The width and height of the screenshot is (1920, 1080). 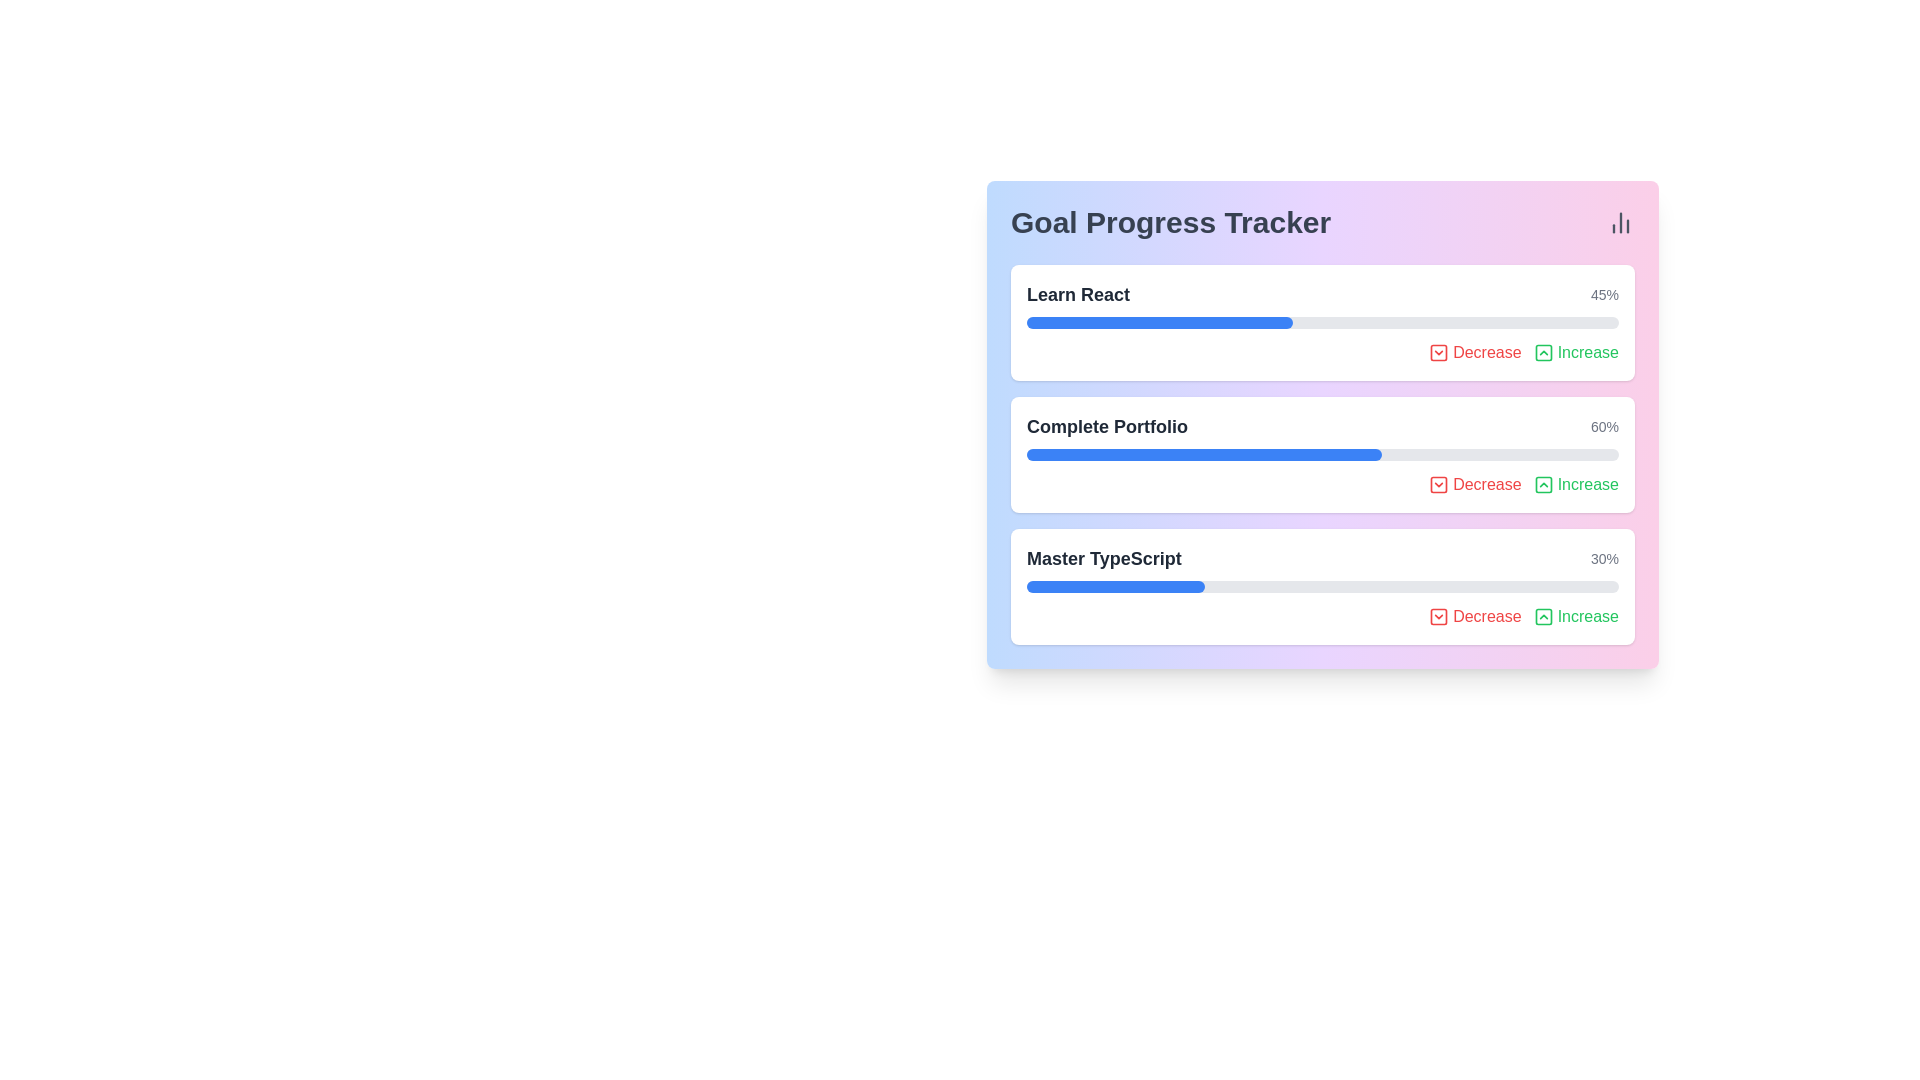 I want to click on the 'Decrease' button, which is red with a chevron-down icon, located to the left of the 'Increase' button in the progress control section of the 'Complete Portfolio' progress bar, so click(x=1475, y=485).